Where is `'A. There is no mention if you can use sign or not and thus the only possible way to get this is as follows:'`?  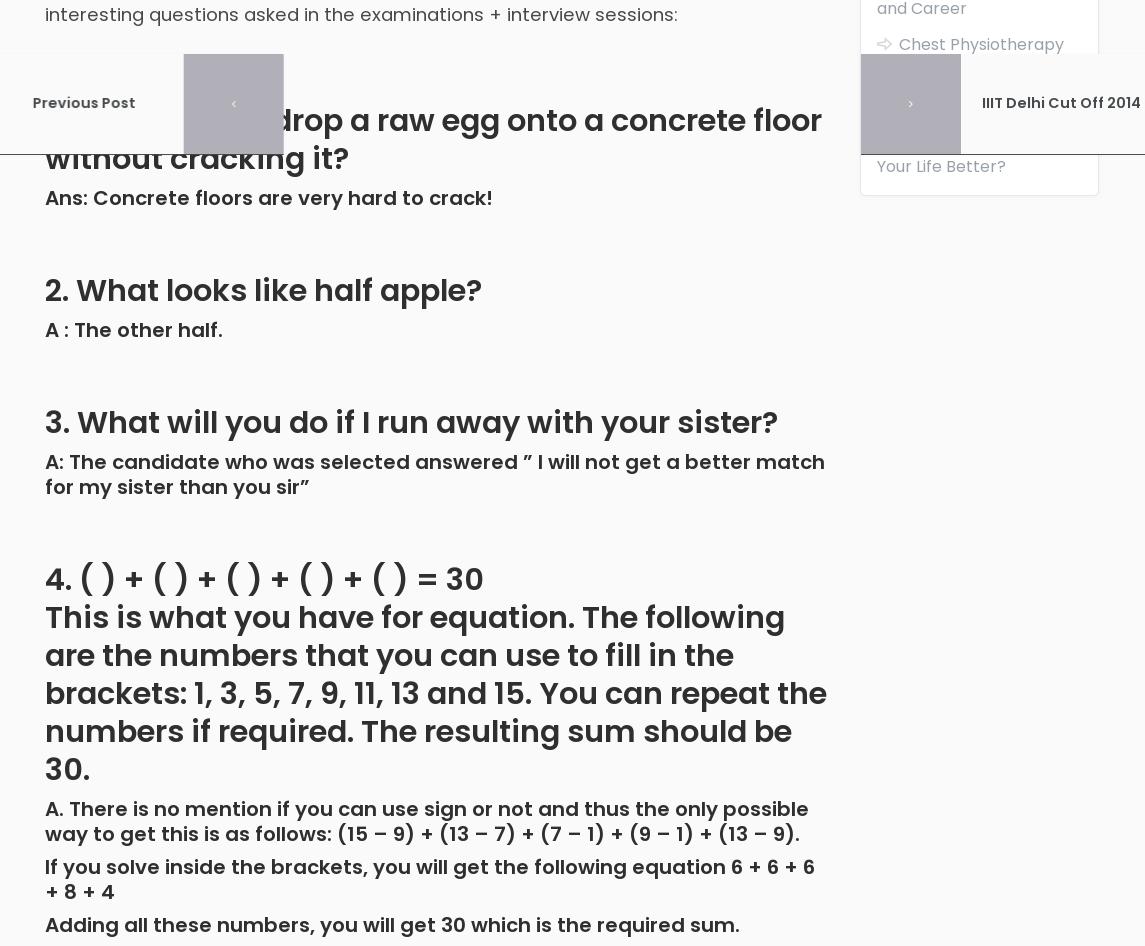
'A. There is no mention if you can use sign or not and thus the only possible way to get this is as follows:' is located at coordinates (426, 820).